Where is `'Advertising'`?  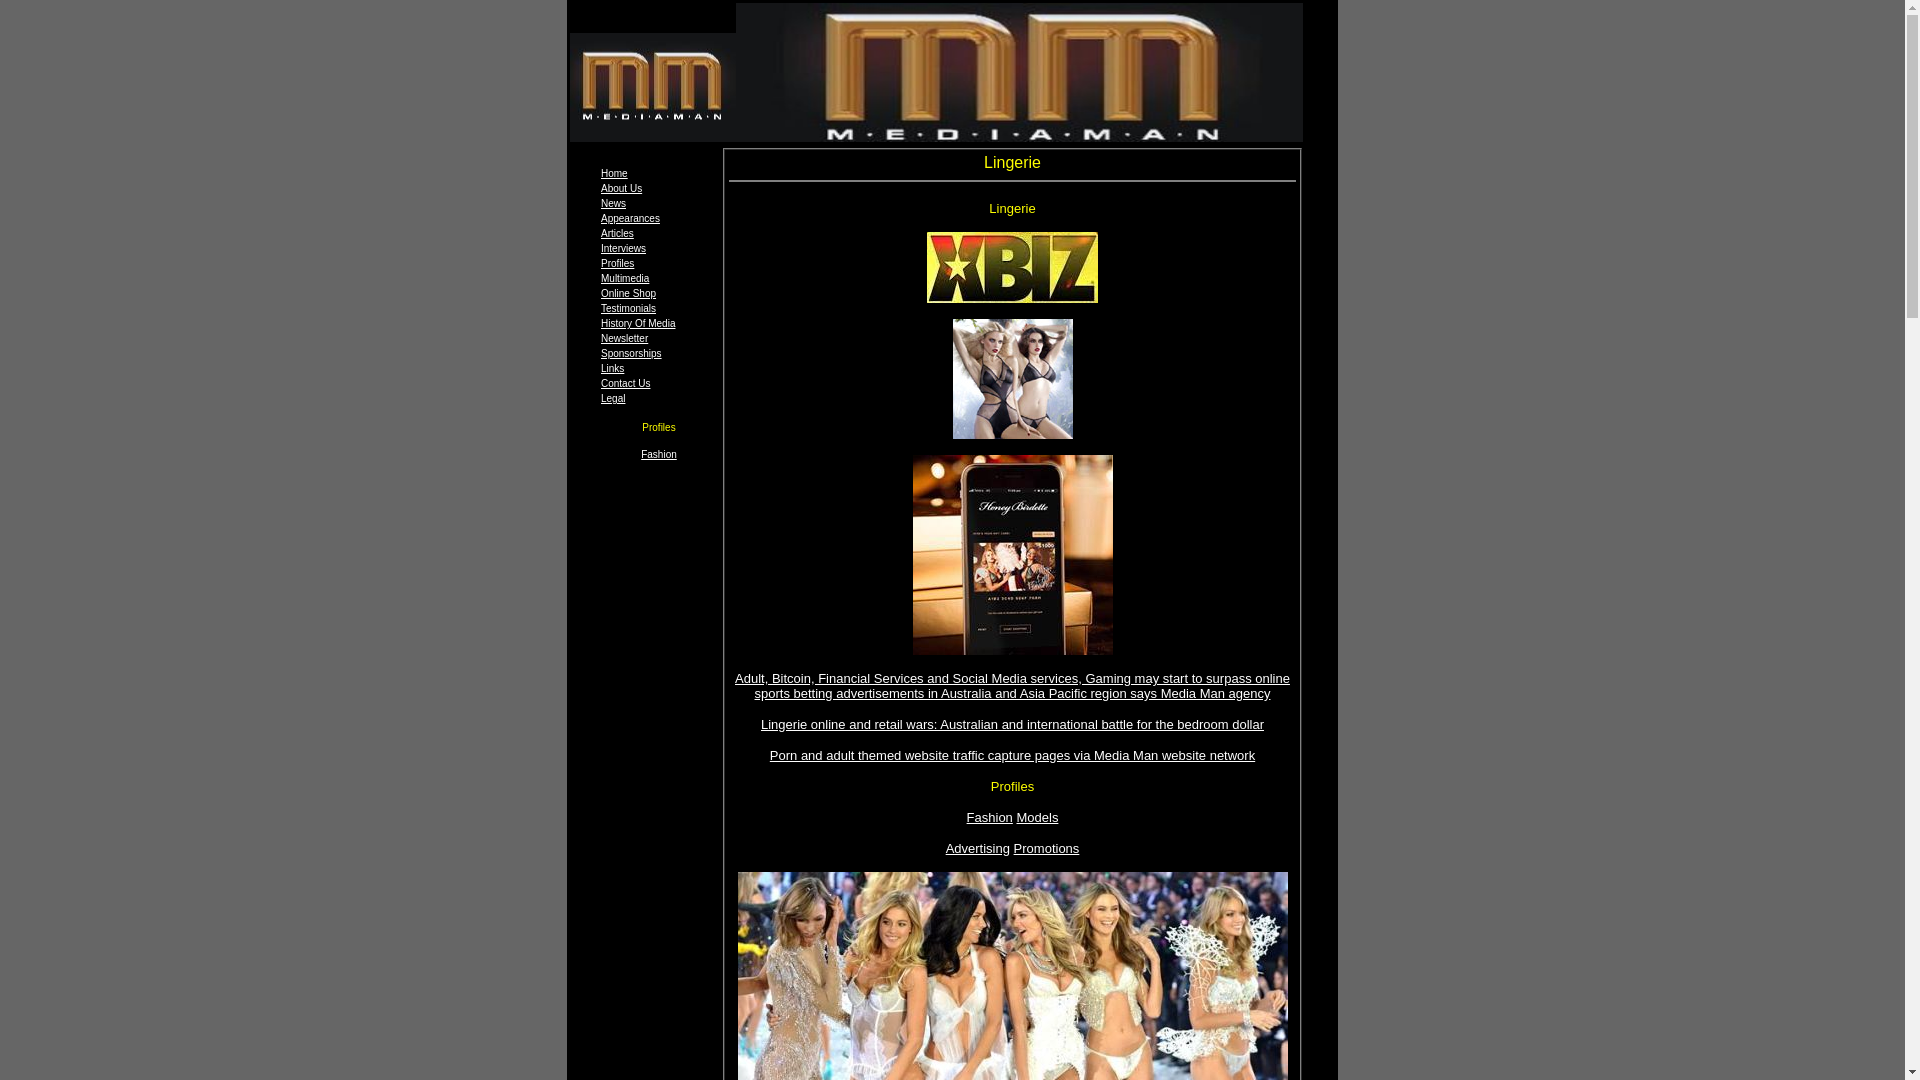
'Advertising' is located at coordinates (944, 848).